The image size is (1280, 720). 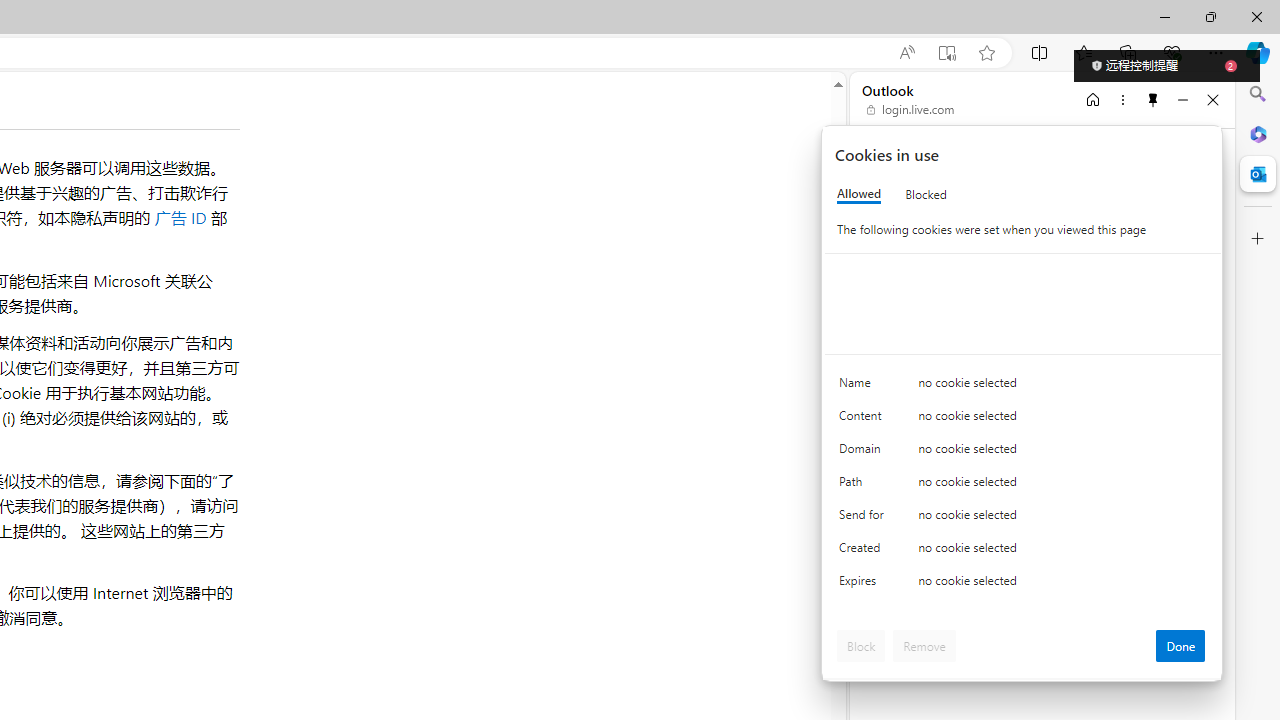 I want to click on 'Class: c0153 c0157 c0154', so click(x=1023, y=387).